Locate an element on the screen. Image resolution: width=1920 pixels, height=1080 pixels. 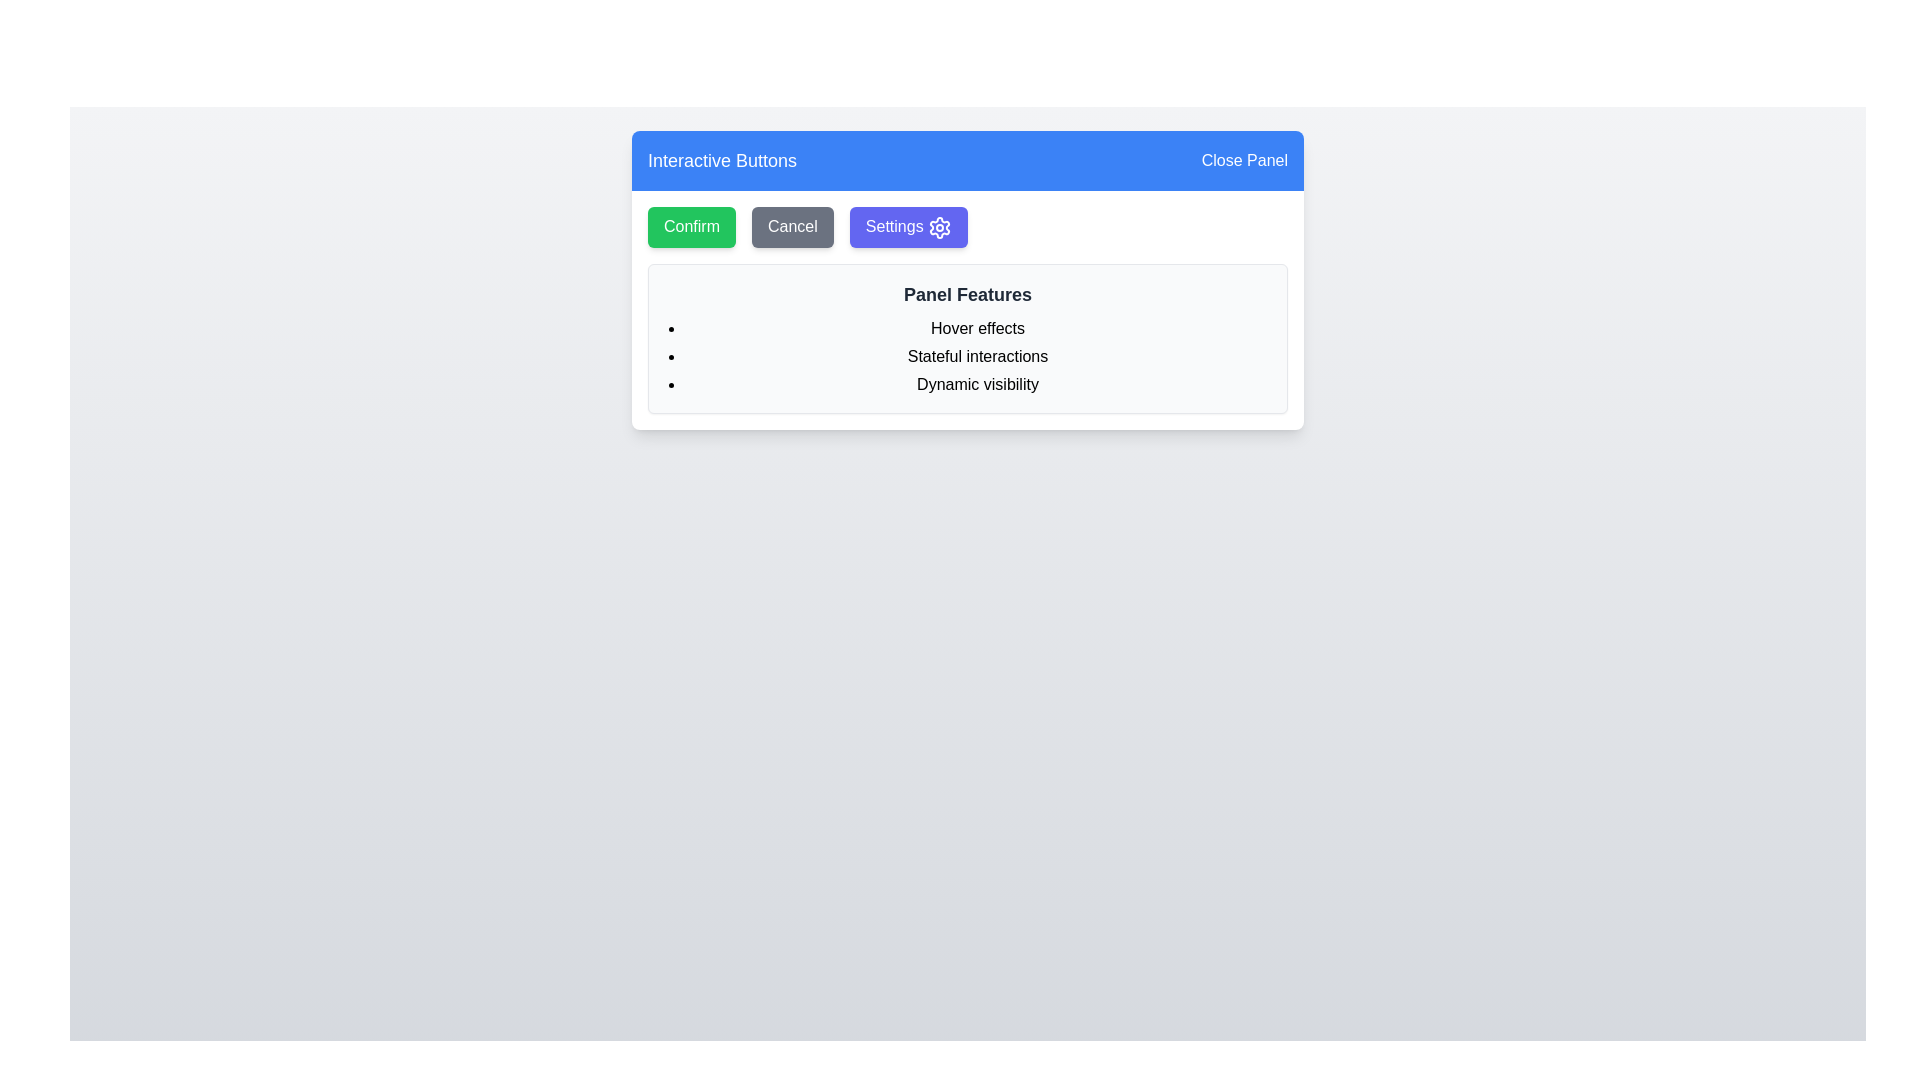
the green rectangular 'Confirm' button with rounded edges at the top of the panel to confirm an action is located at coordinates (691, 226).